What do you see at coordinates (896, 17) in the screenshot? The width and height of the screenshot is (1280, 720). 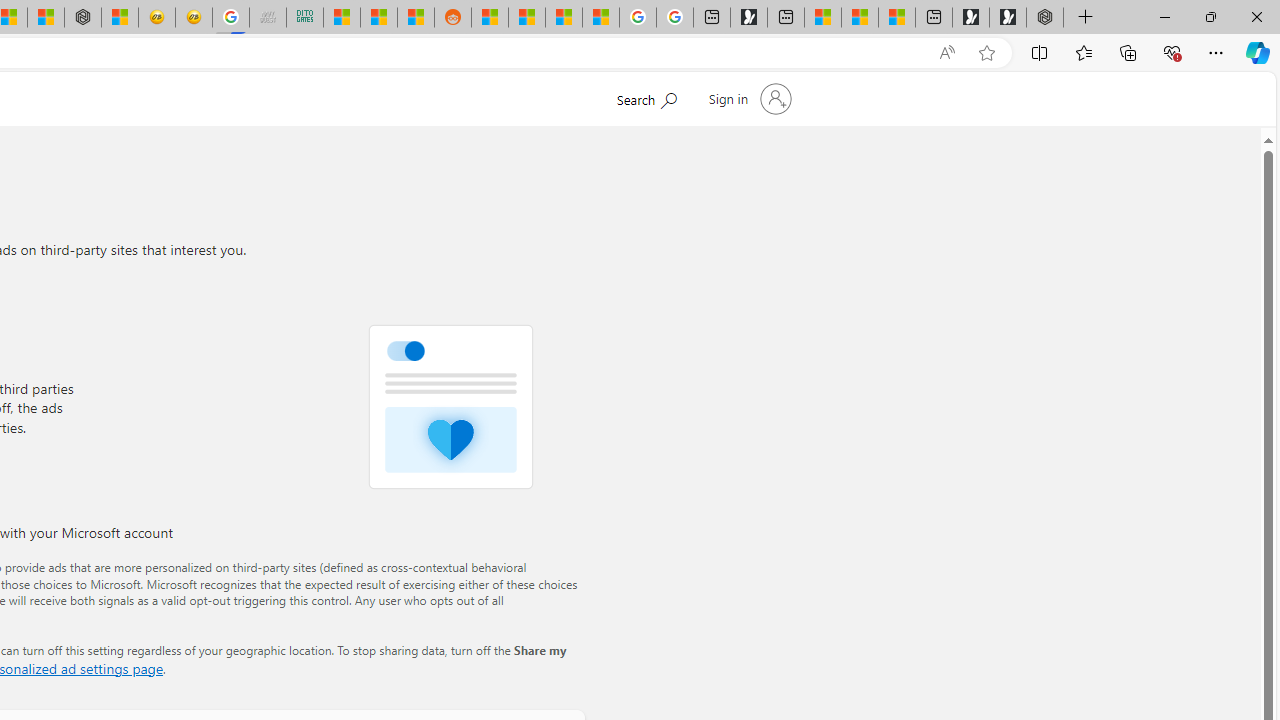 I see `'These 3 Stocks Pay You More Than 5% to Own Them'` at bounding box center [896, 17].